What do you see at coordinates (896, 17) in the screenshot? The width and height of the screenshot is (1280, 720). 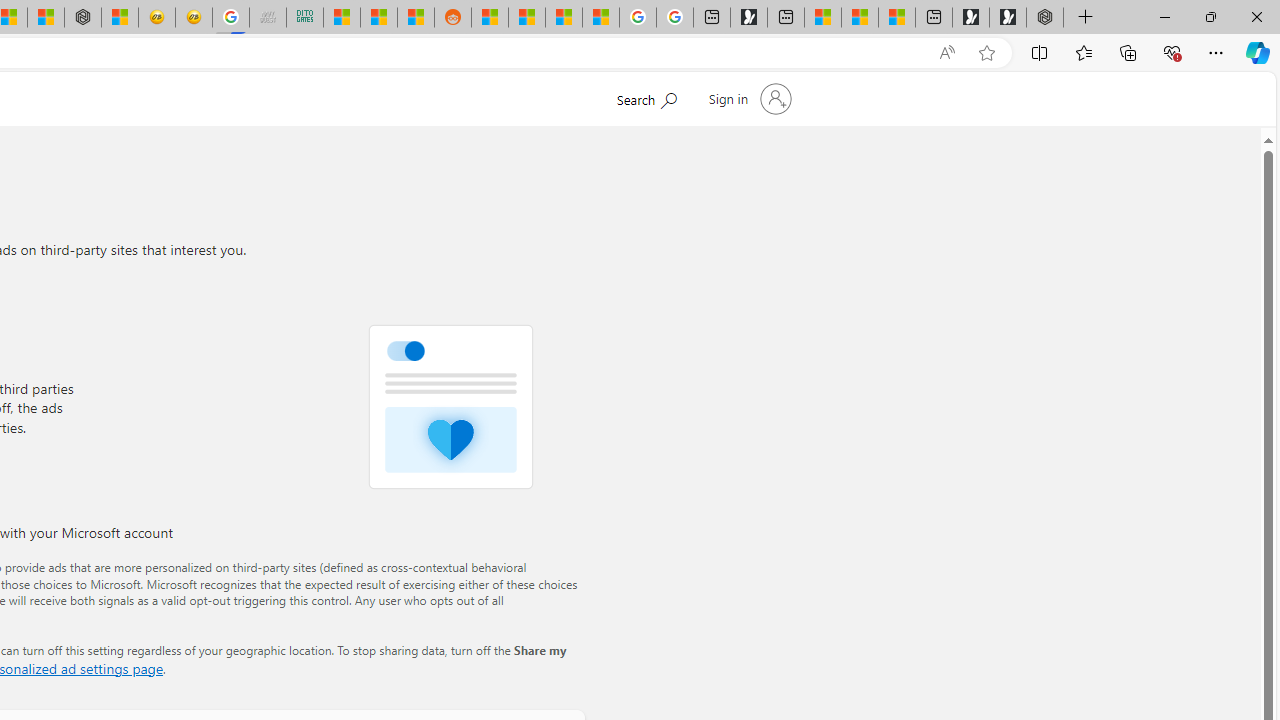 I see `'These 3 Stocks Pay You More Than 5% to Own Them'` at bounding box center [896, 17].